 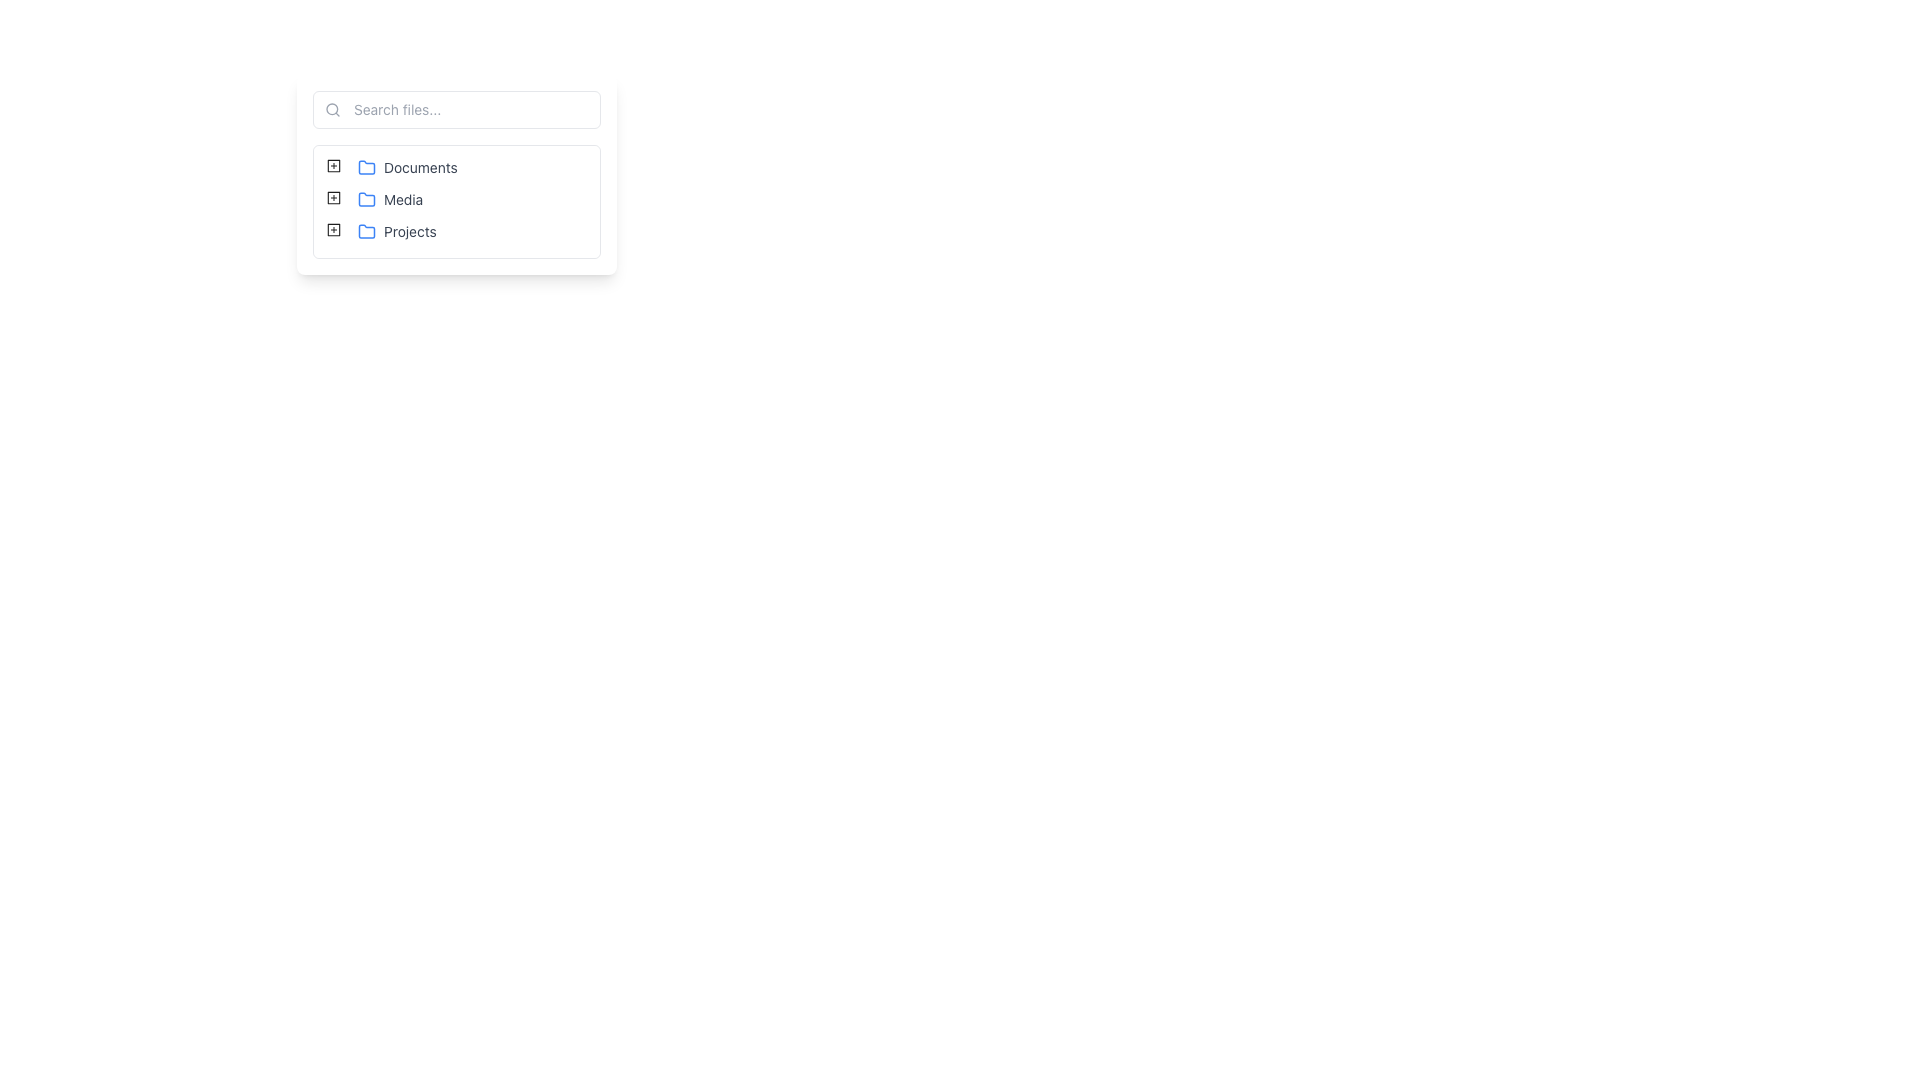 I want to click on the toggle button with a plus sign icon located to the left of the 'Media' label in the tree view, so click(x=334, y=200).